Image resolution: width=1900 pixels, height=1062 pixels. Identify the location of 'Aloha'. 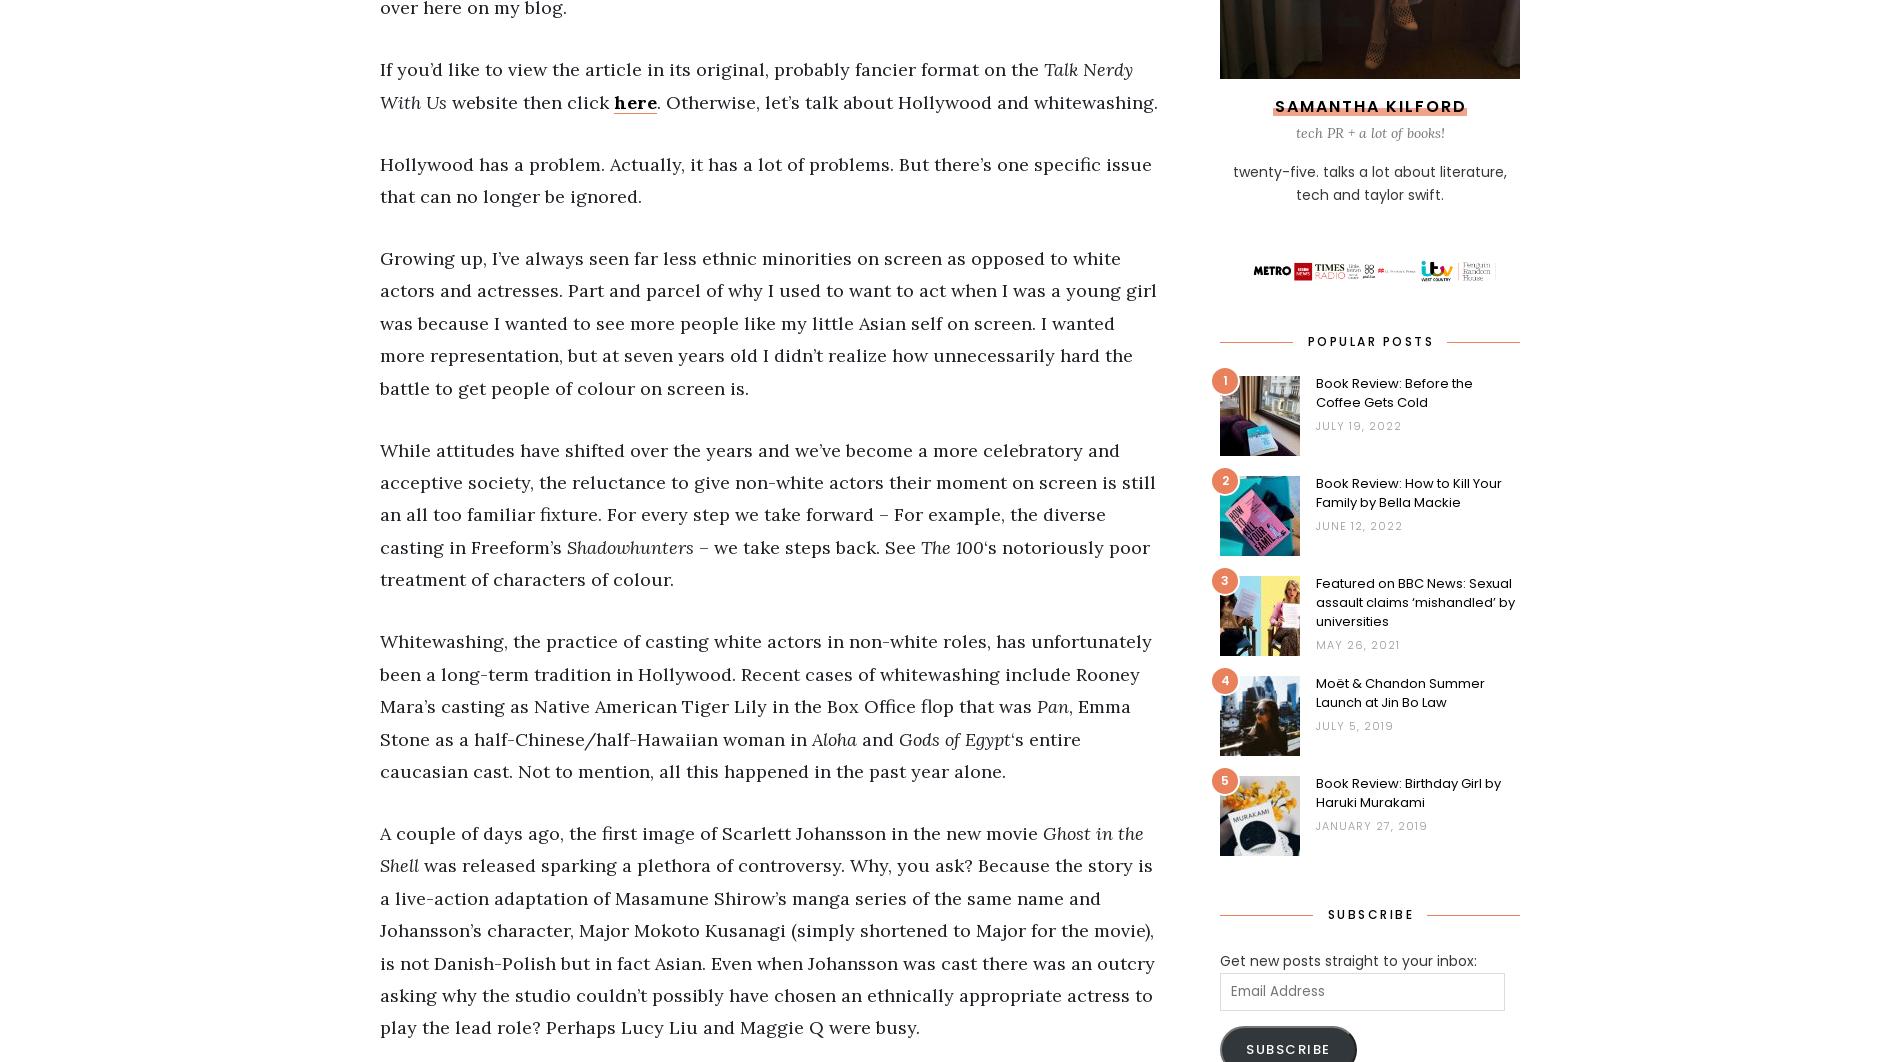
(833, 738).